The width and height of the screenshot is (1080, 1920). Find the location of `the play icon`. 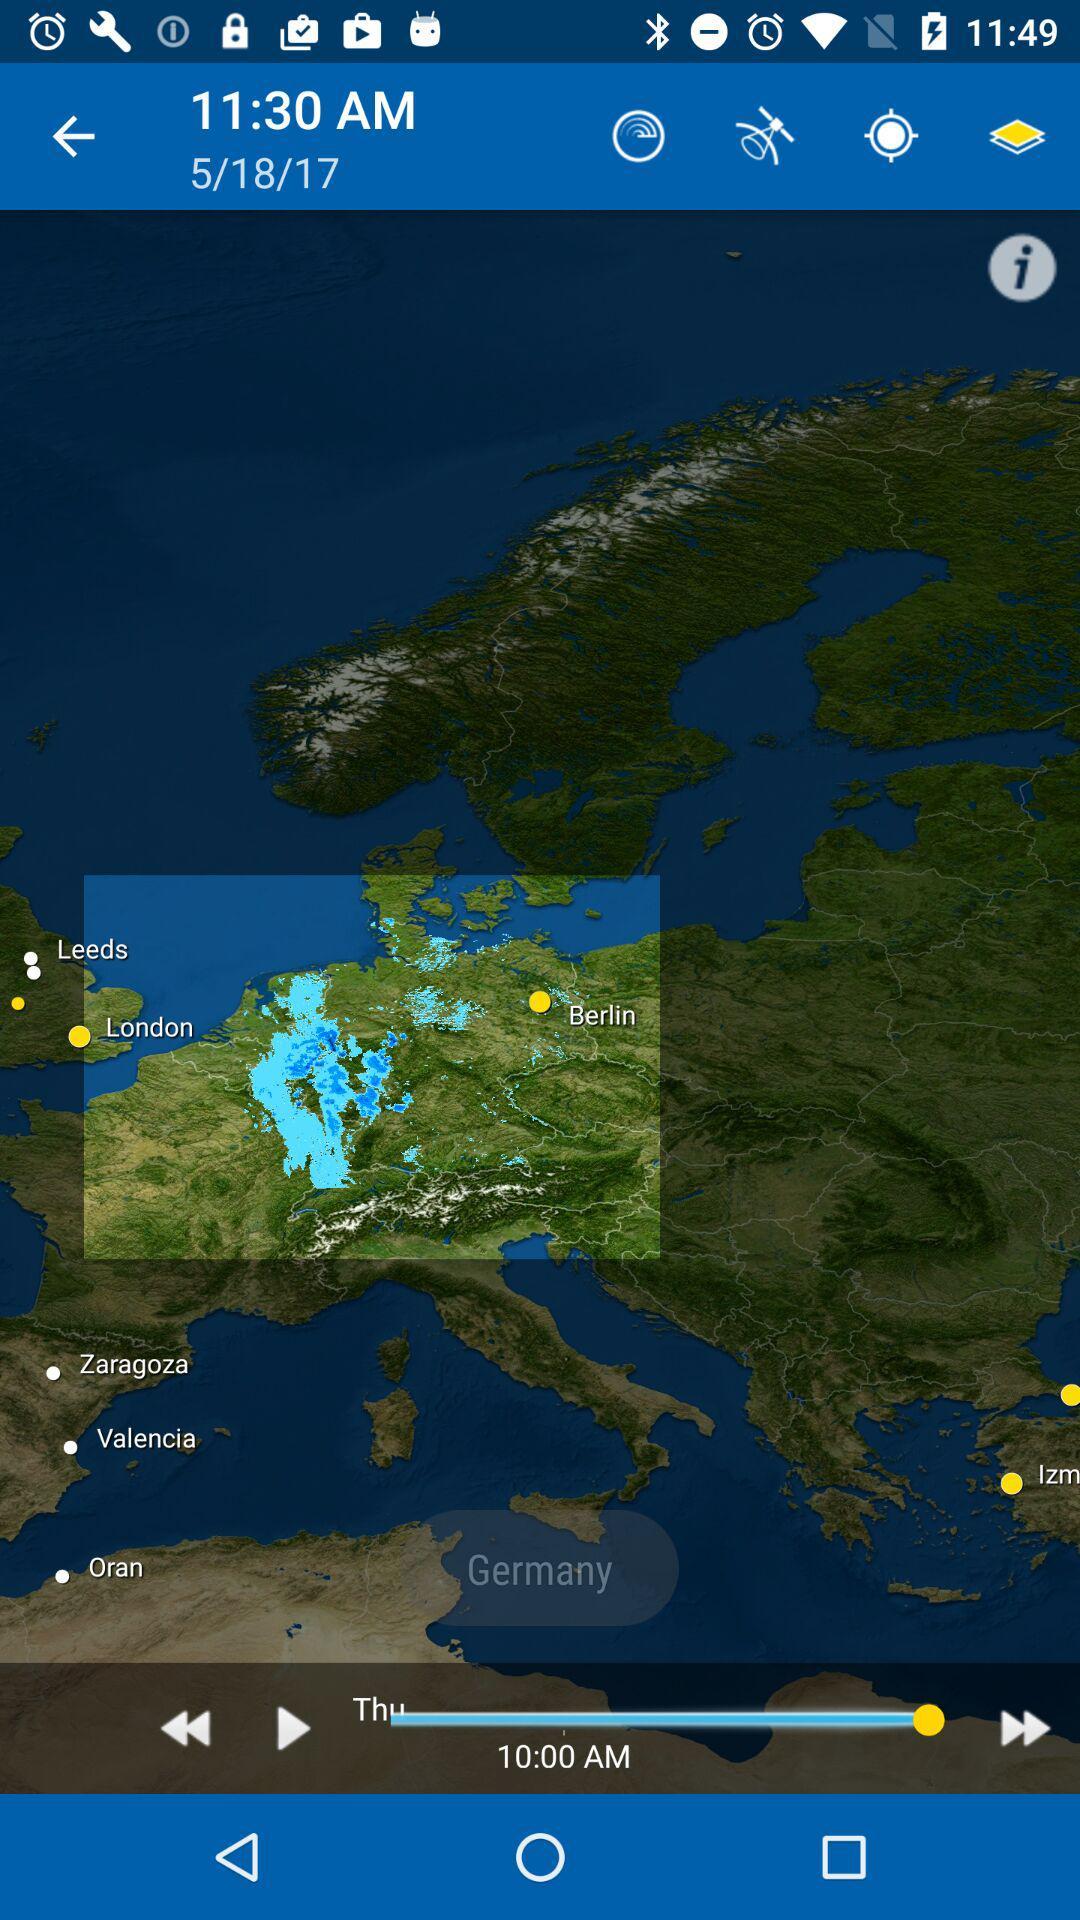

the play icon is located at coordinates (294, 1727).